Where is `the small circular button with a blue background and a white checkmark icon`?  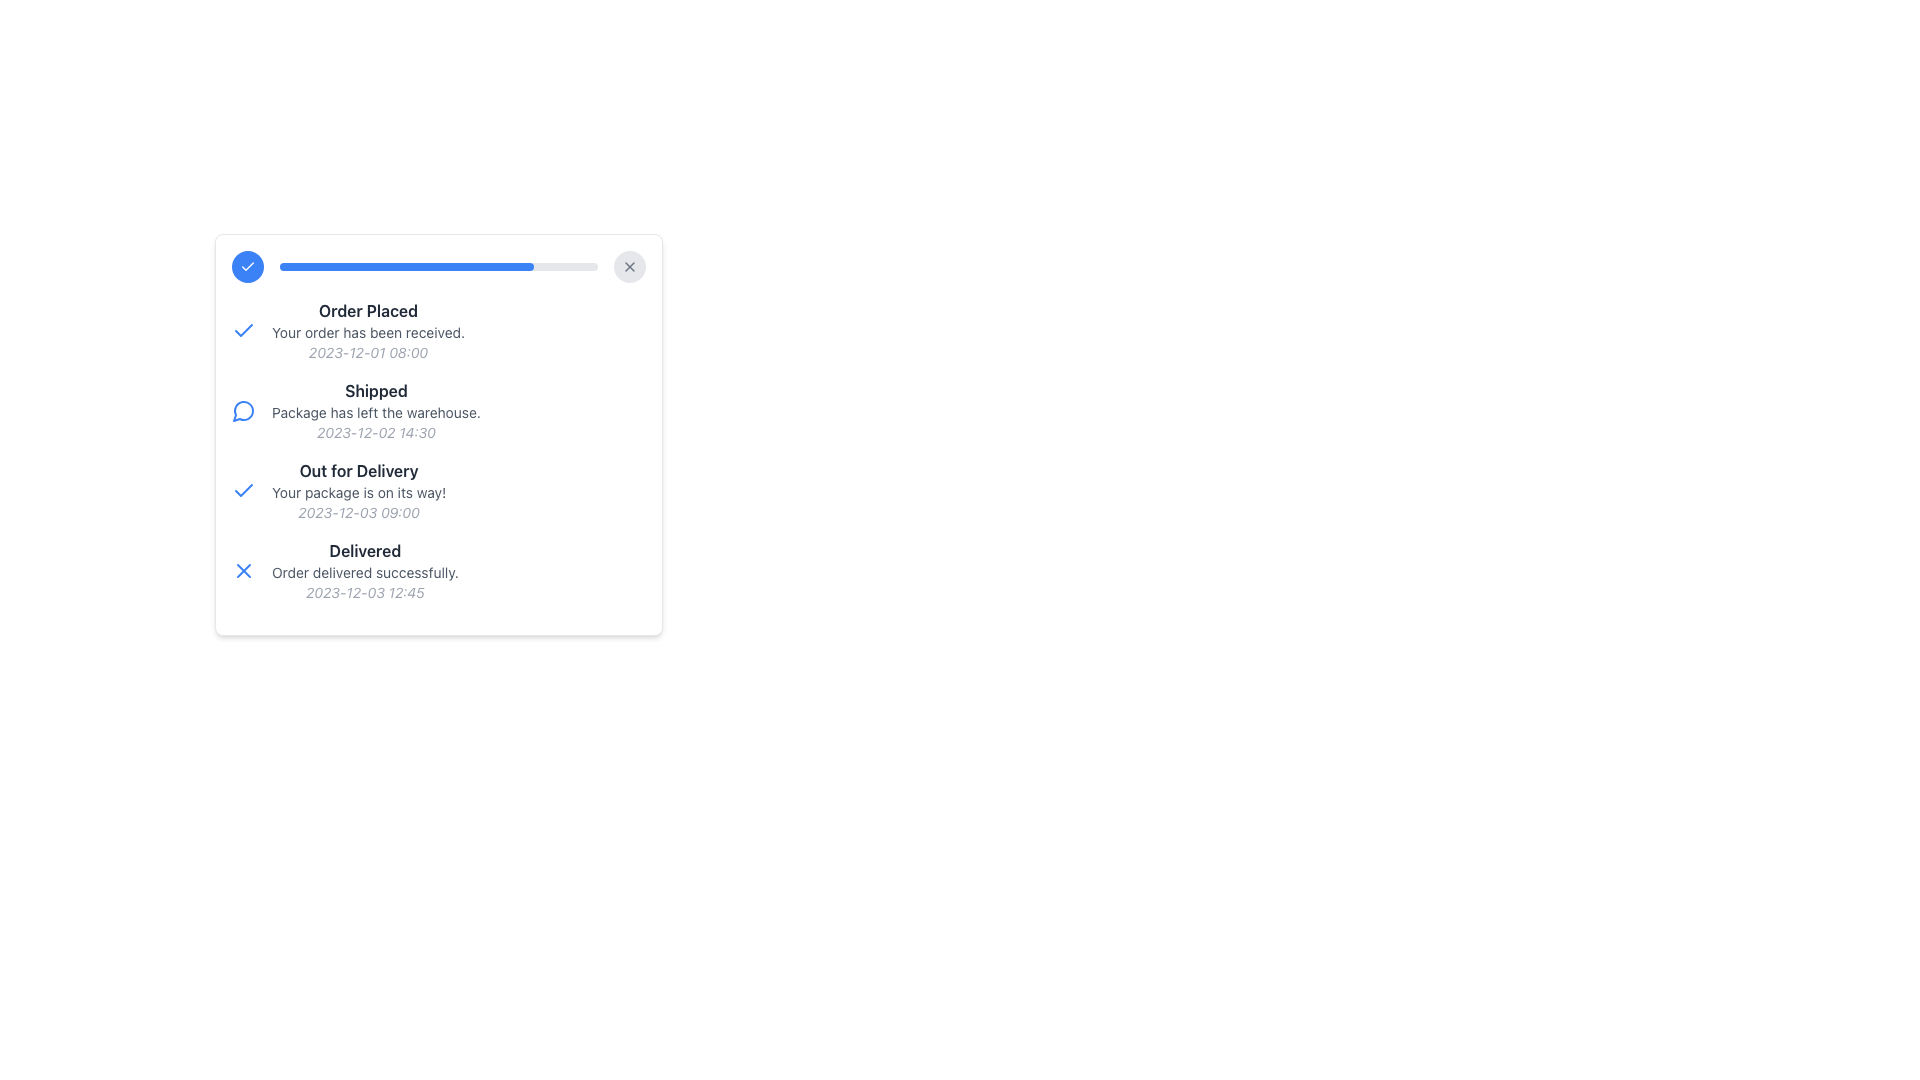 the small circular button with a blue background and a white checkmark icon is located at coordinates (247, 265).